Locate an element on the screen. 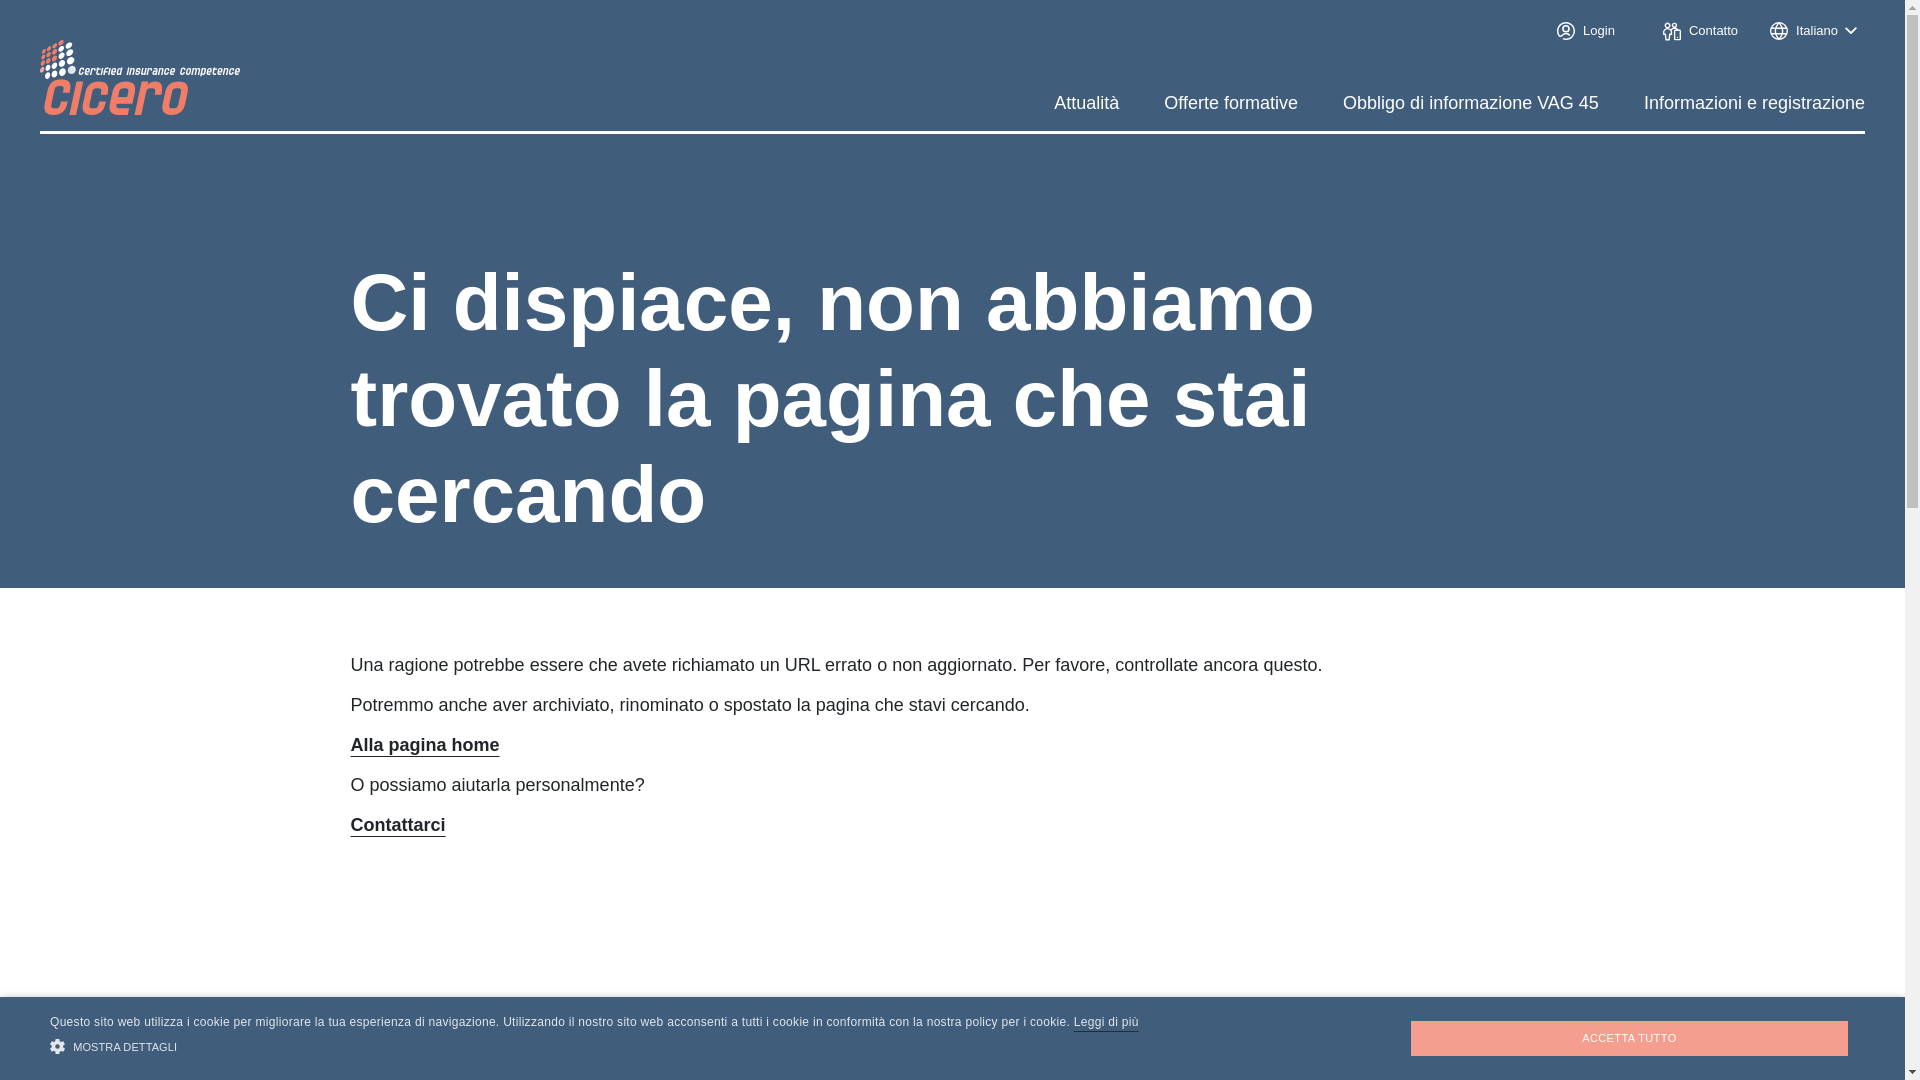  'Obbligo di informazione VAG 45' is located at coordinates (1470, 103).